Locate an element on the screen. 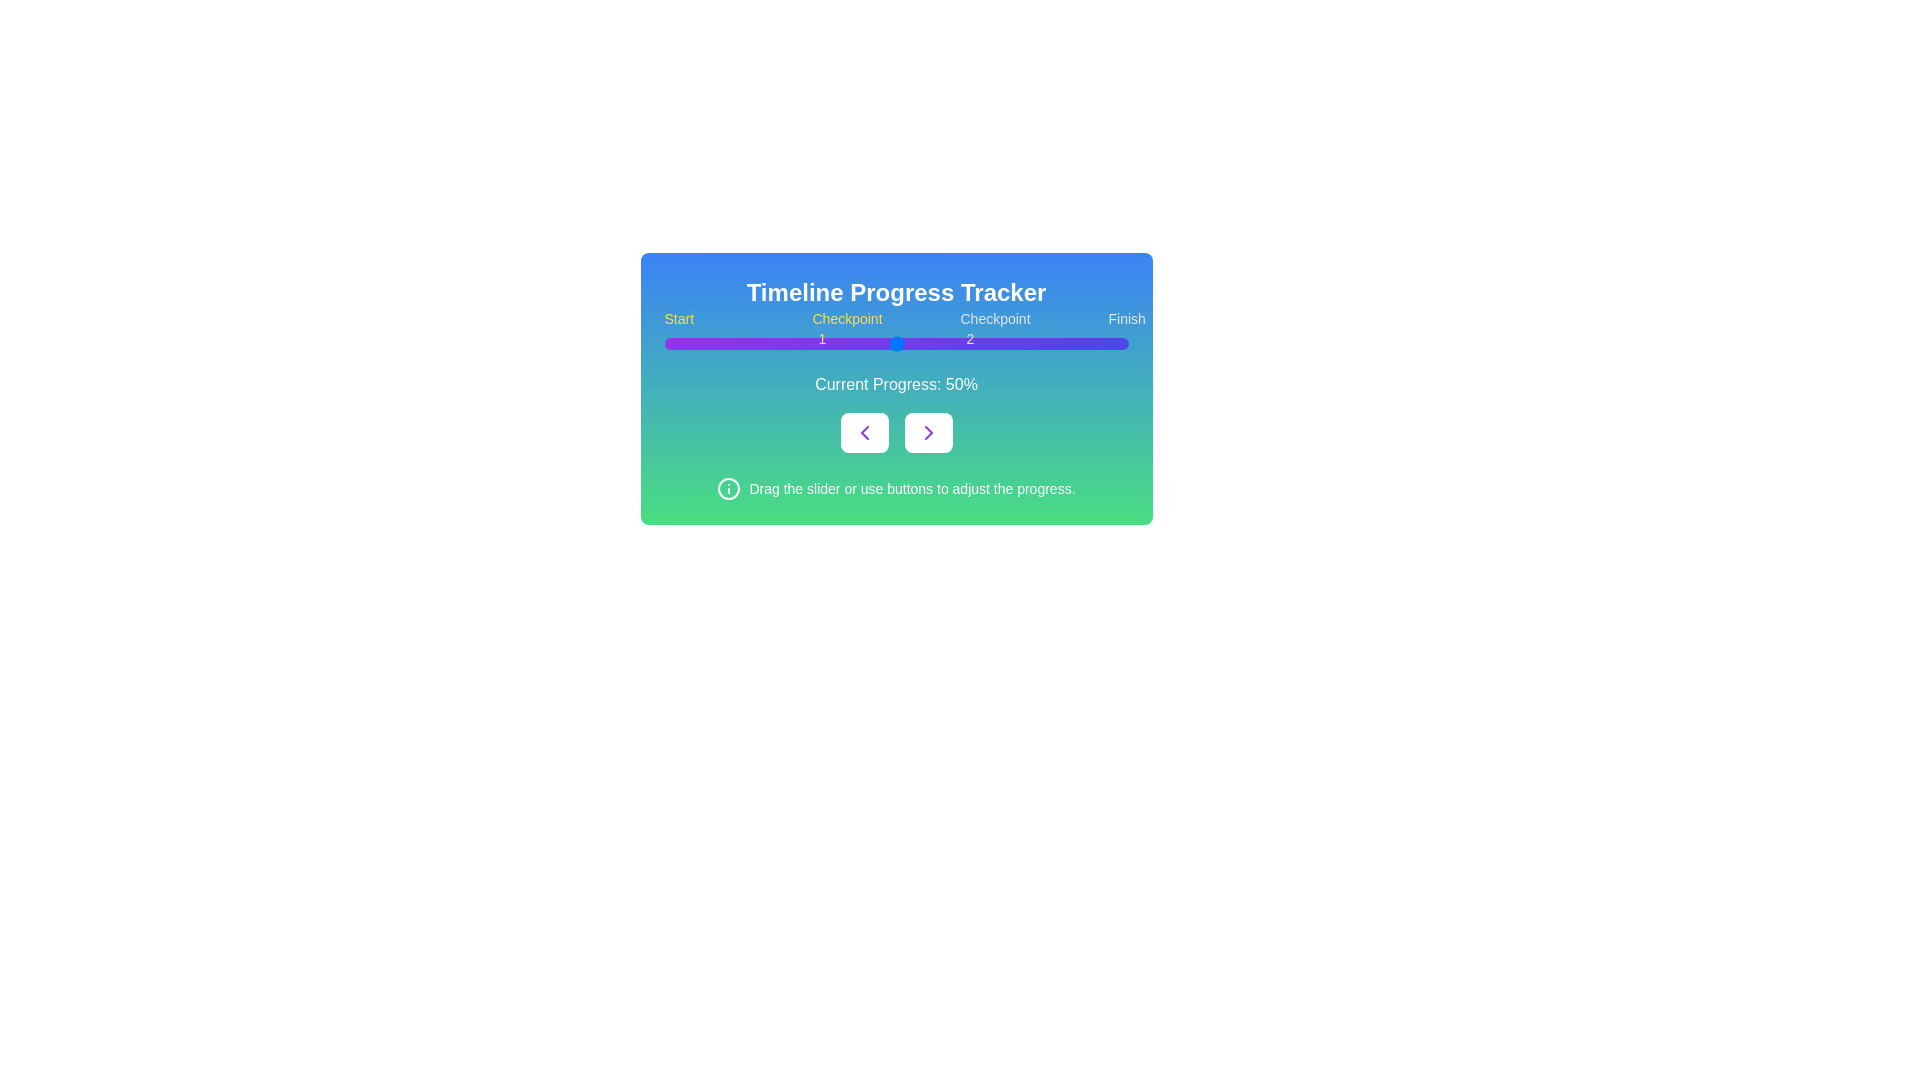 The image size is (1920, 1080). milestones and progress indicators from the progress bar located in the 'Timeline Progress Tracker' modal, which is centrally positioned above the 'Current Progress: 50%' text is located at coordinates (895, 327).